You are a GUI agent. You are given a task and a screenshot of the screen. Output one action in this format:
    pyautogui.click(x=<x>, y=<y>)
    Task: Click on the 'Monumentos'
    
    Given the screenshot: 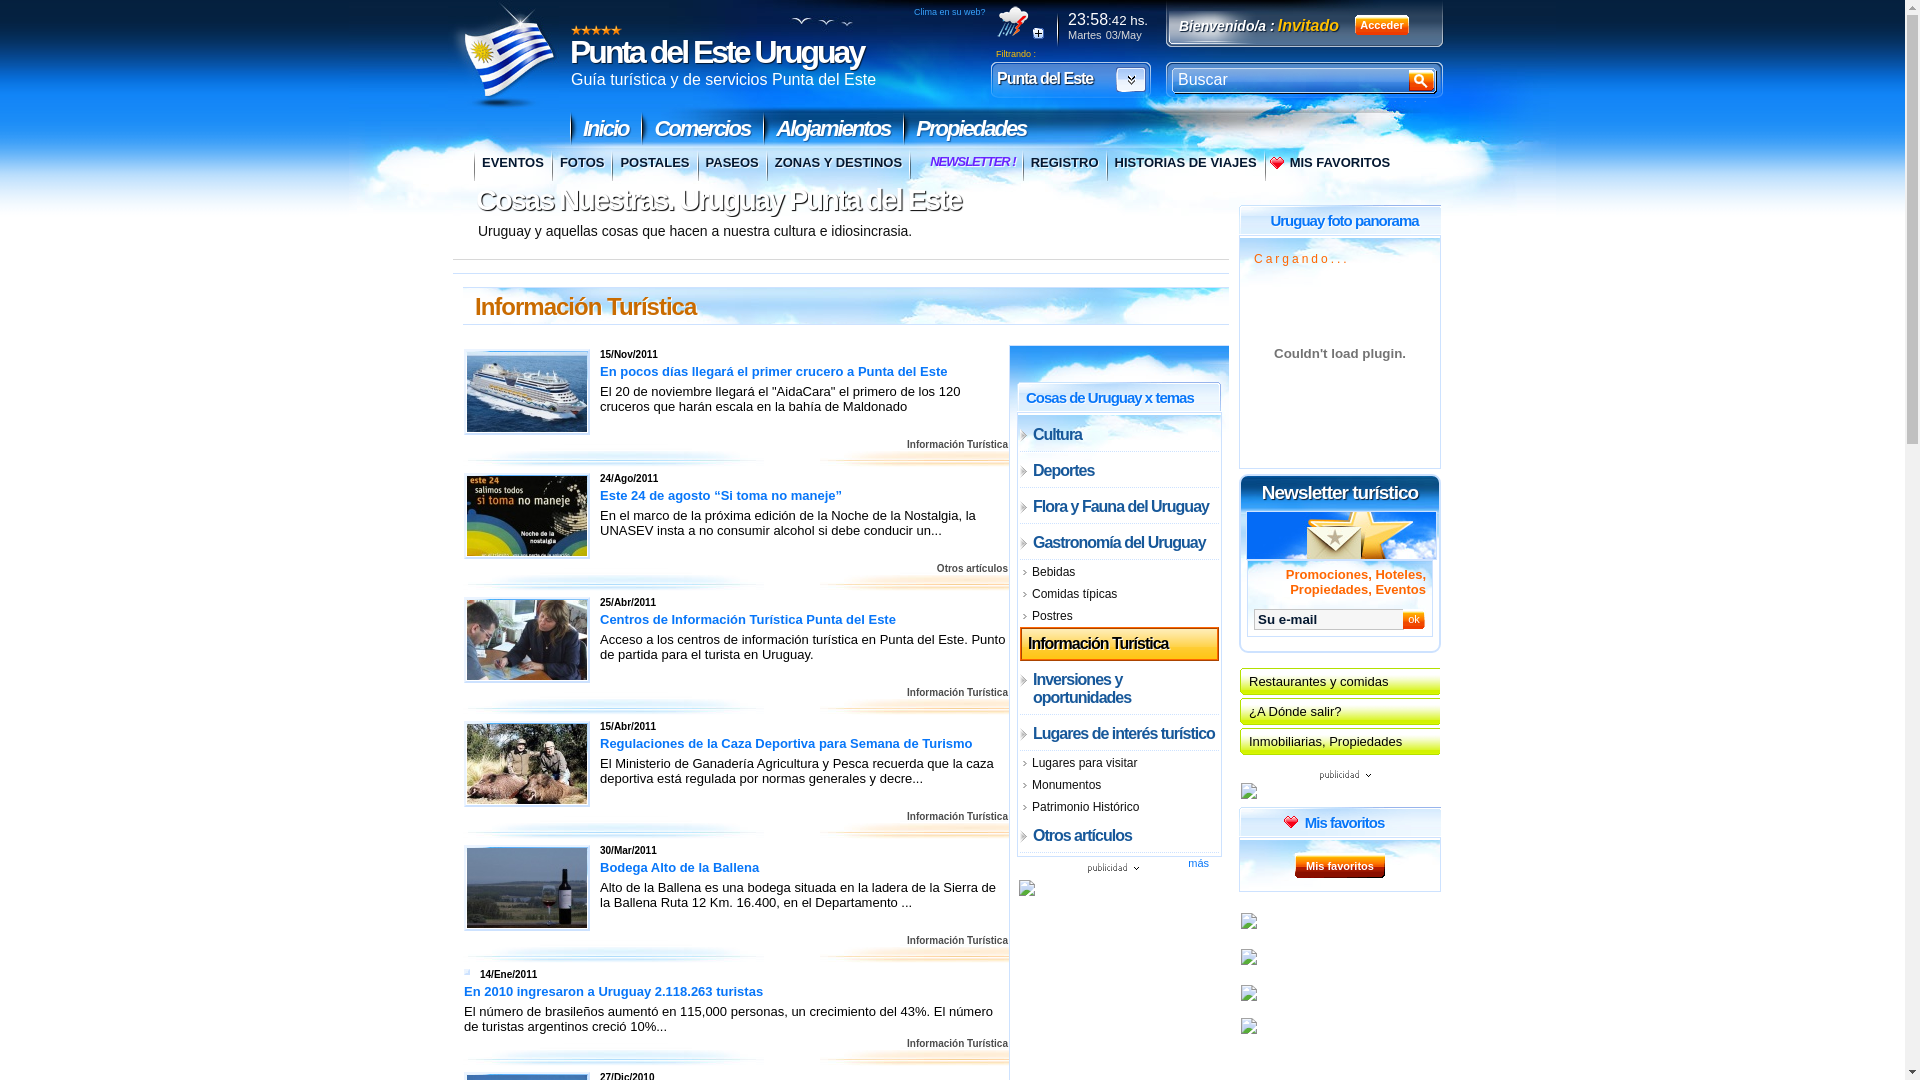 What is the action you would take?
    pyautogui.click(x=1118, y=784)
    